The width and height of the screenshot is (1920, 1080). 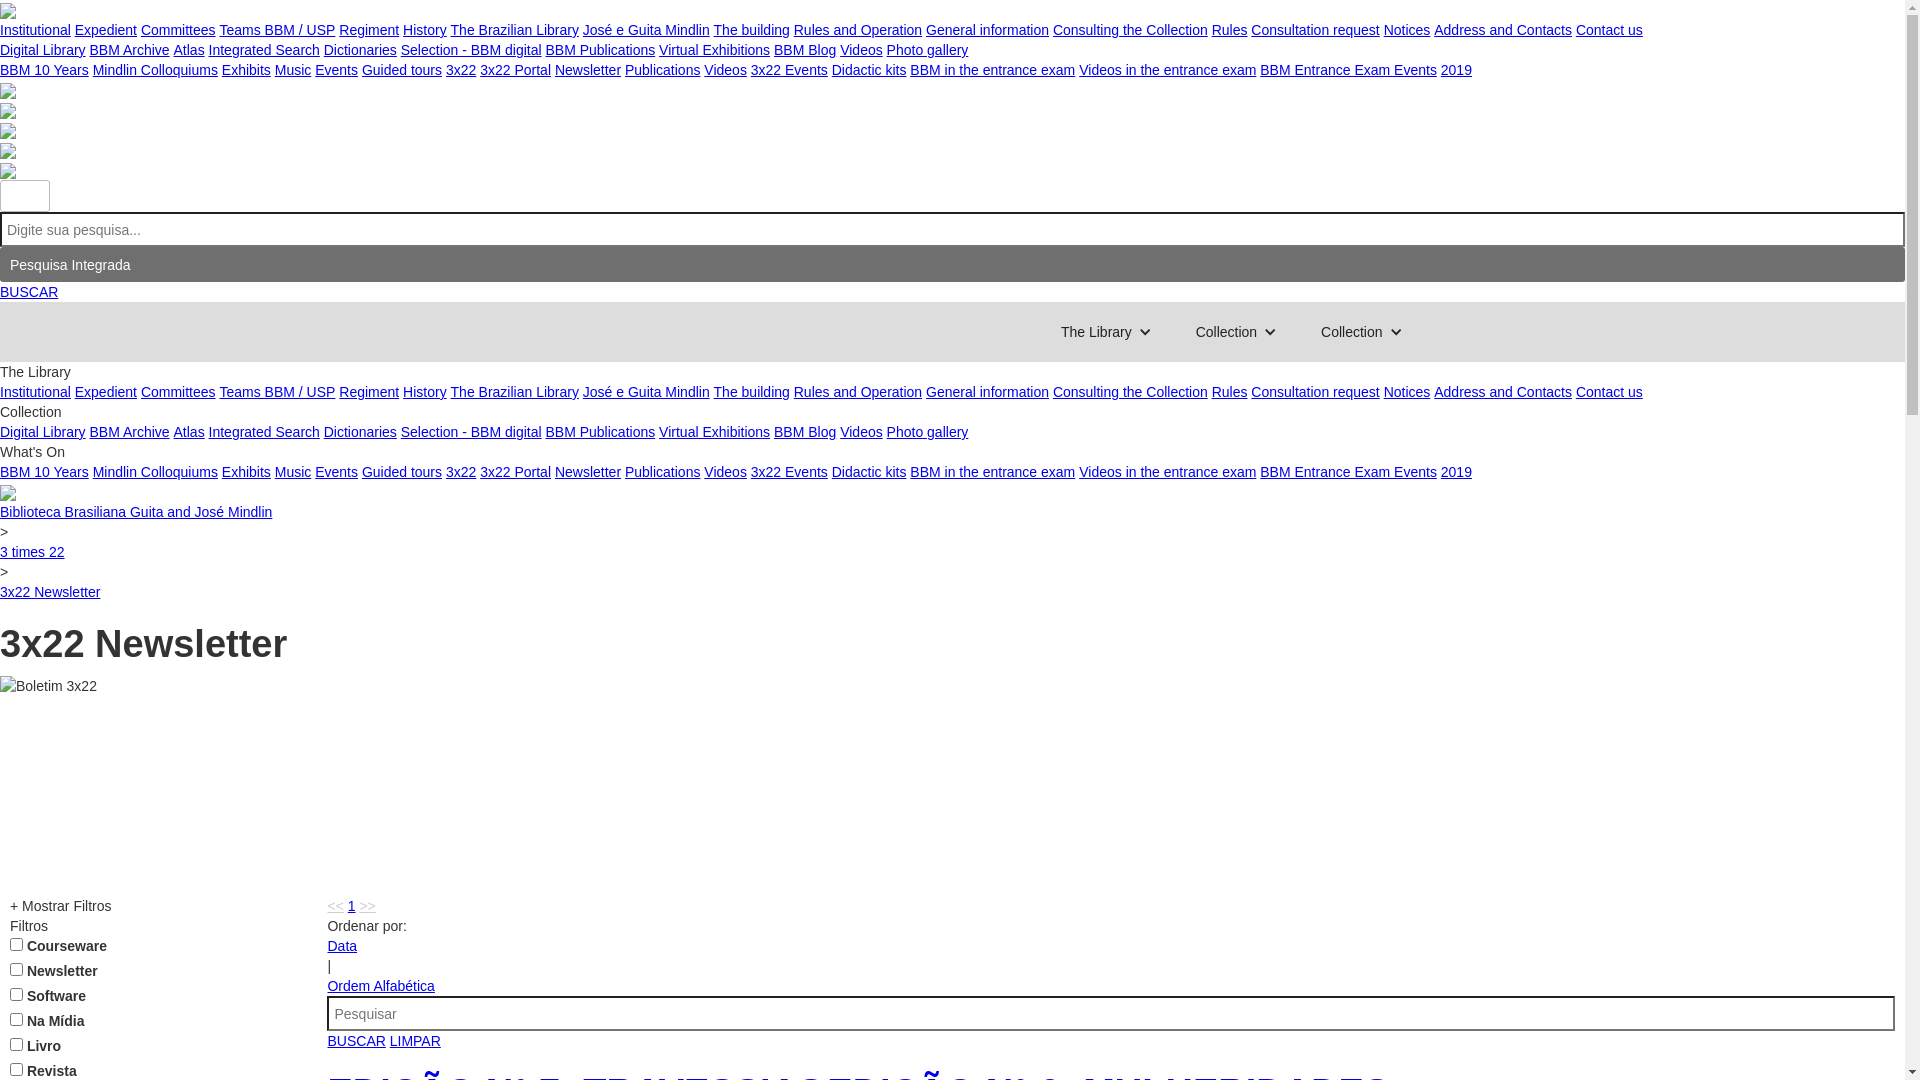 What do you see at coordinates (336, 68) in the screenshot?
I see `'Events'` at bounding box center [336, 68].